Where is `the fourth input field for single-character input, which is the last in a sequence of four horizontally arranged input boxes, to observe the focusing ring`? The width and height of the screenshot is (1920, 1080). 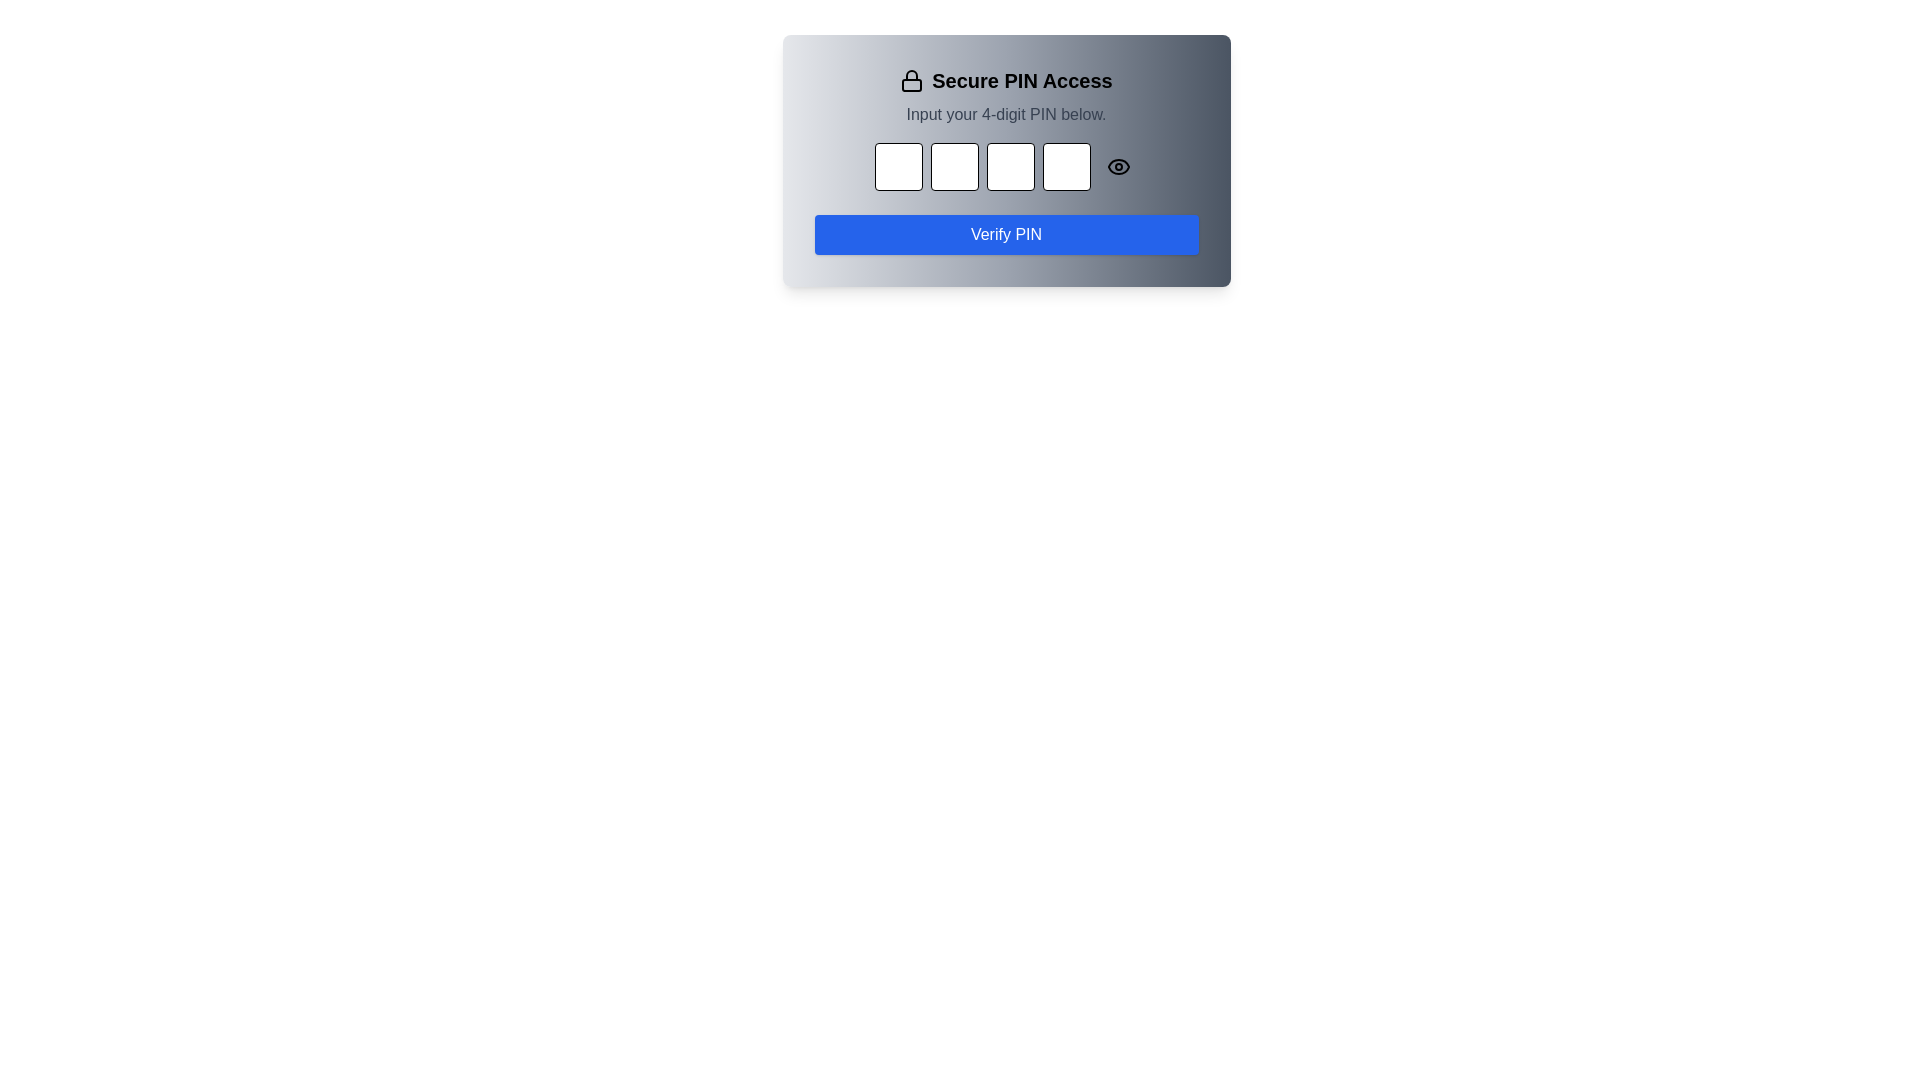 the fourth input field for single-character input, which is the last in a sequence of four horizontally arranged input boxes, to observe the focusing ring is located at coordinates (1065, 165).